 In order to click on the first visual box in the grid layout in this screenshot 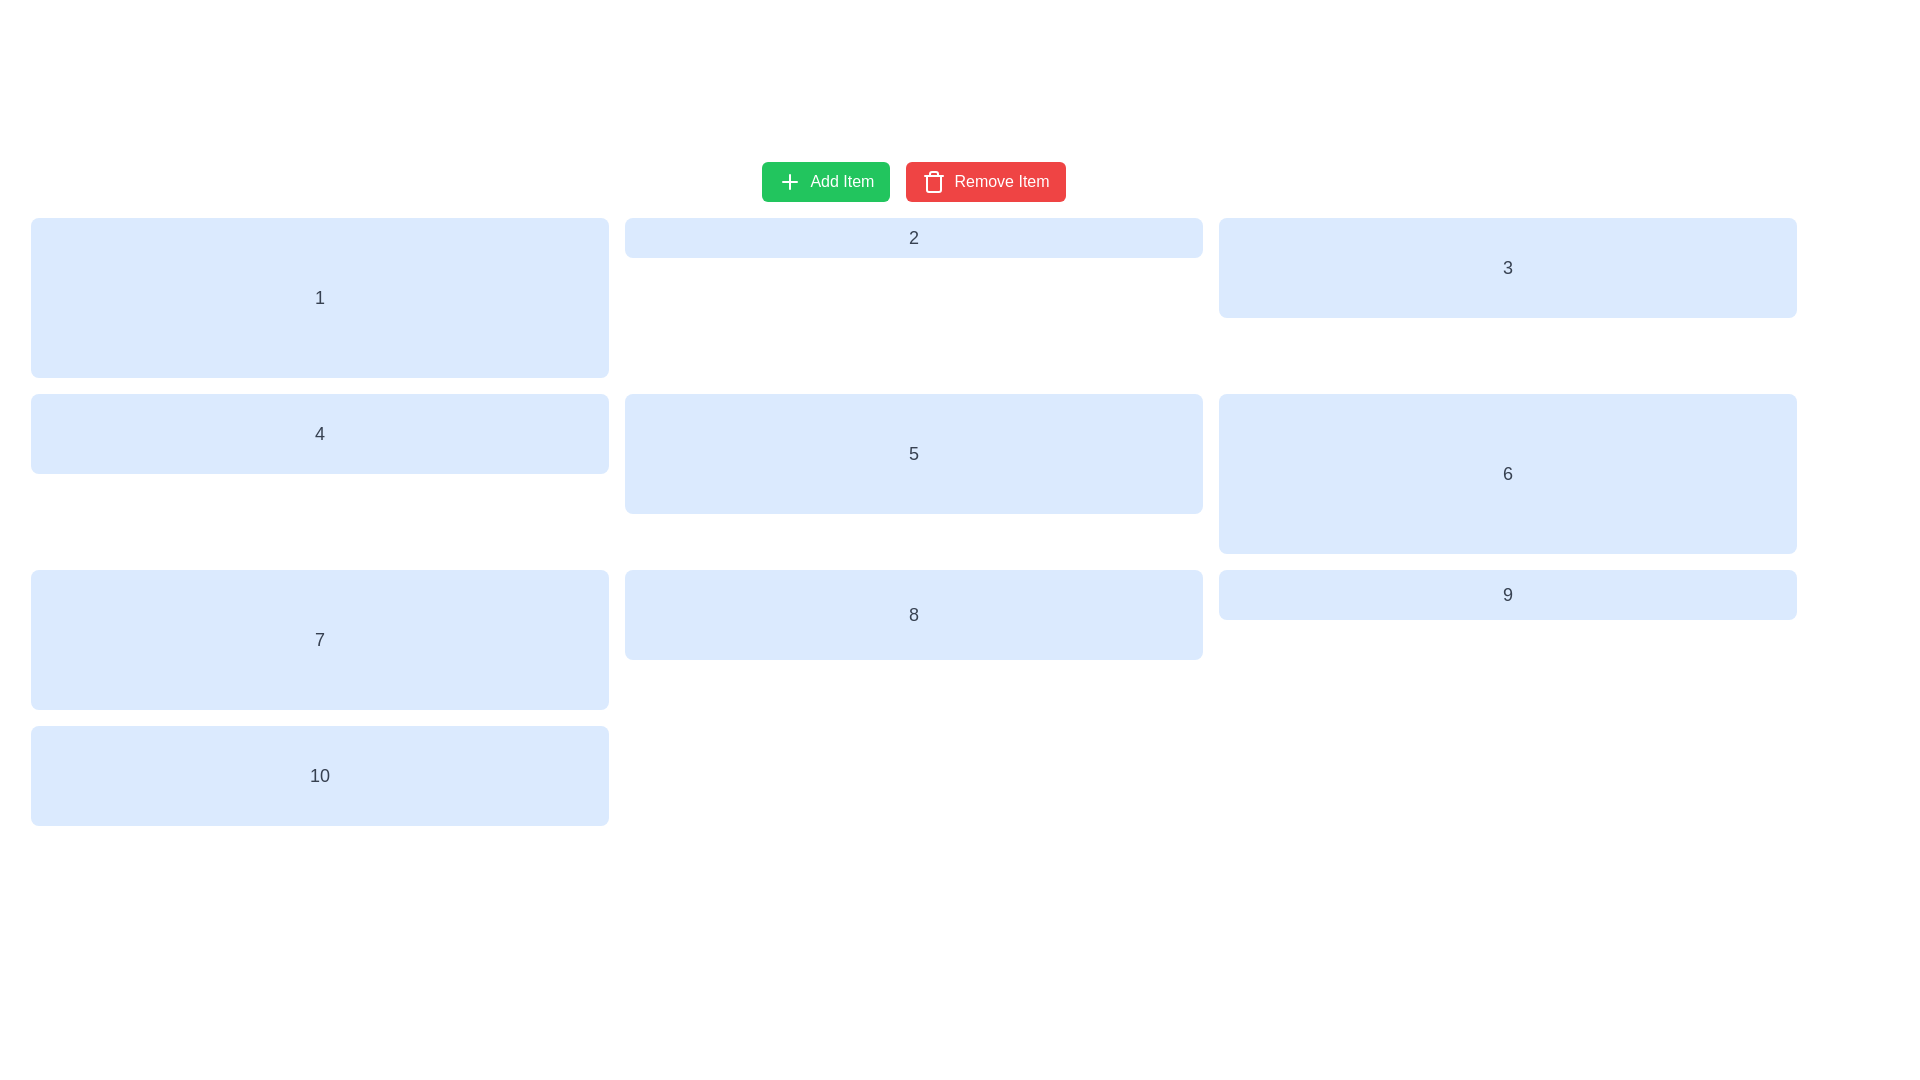, I will do `click(320, 297)`.